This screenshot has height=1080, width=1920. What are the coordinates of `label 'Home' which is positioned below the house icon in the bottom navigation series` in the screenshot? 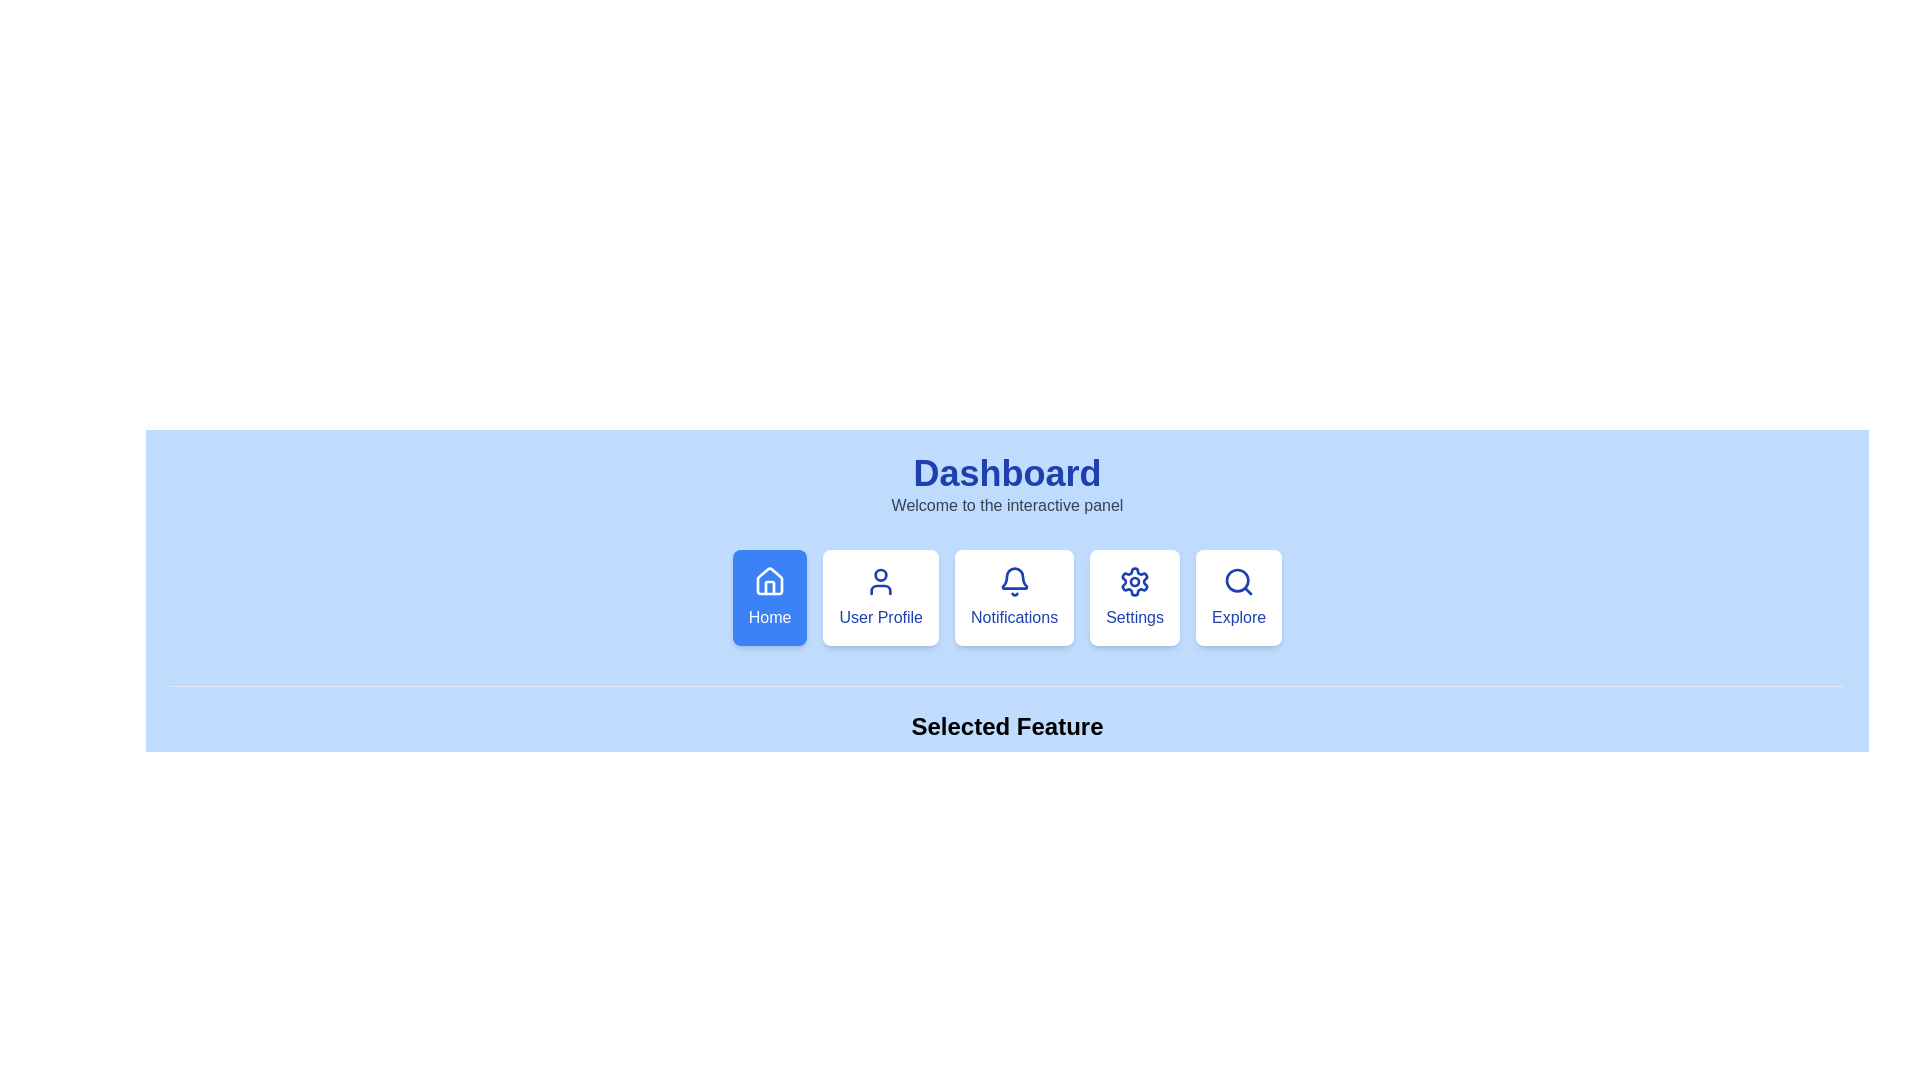 It's located at (769, 616).